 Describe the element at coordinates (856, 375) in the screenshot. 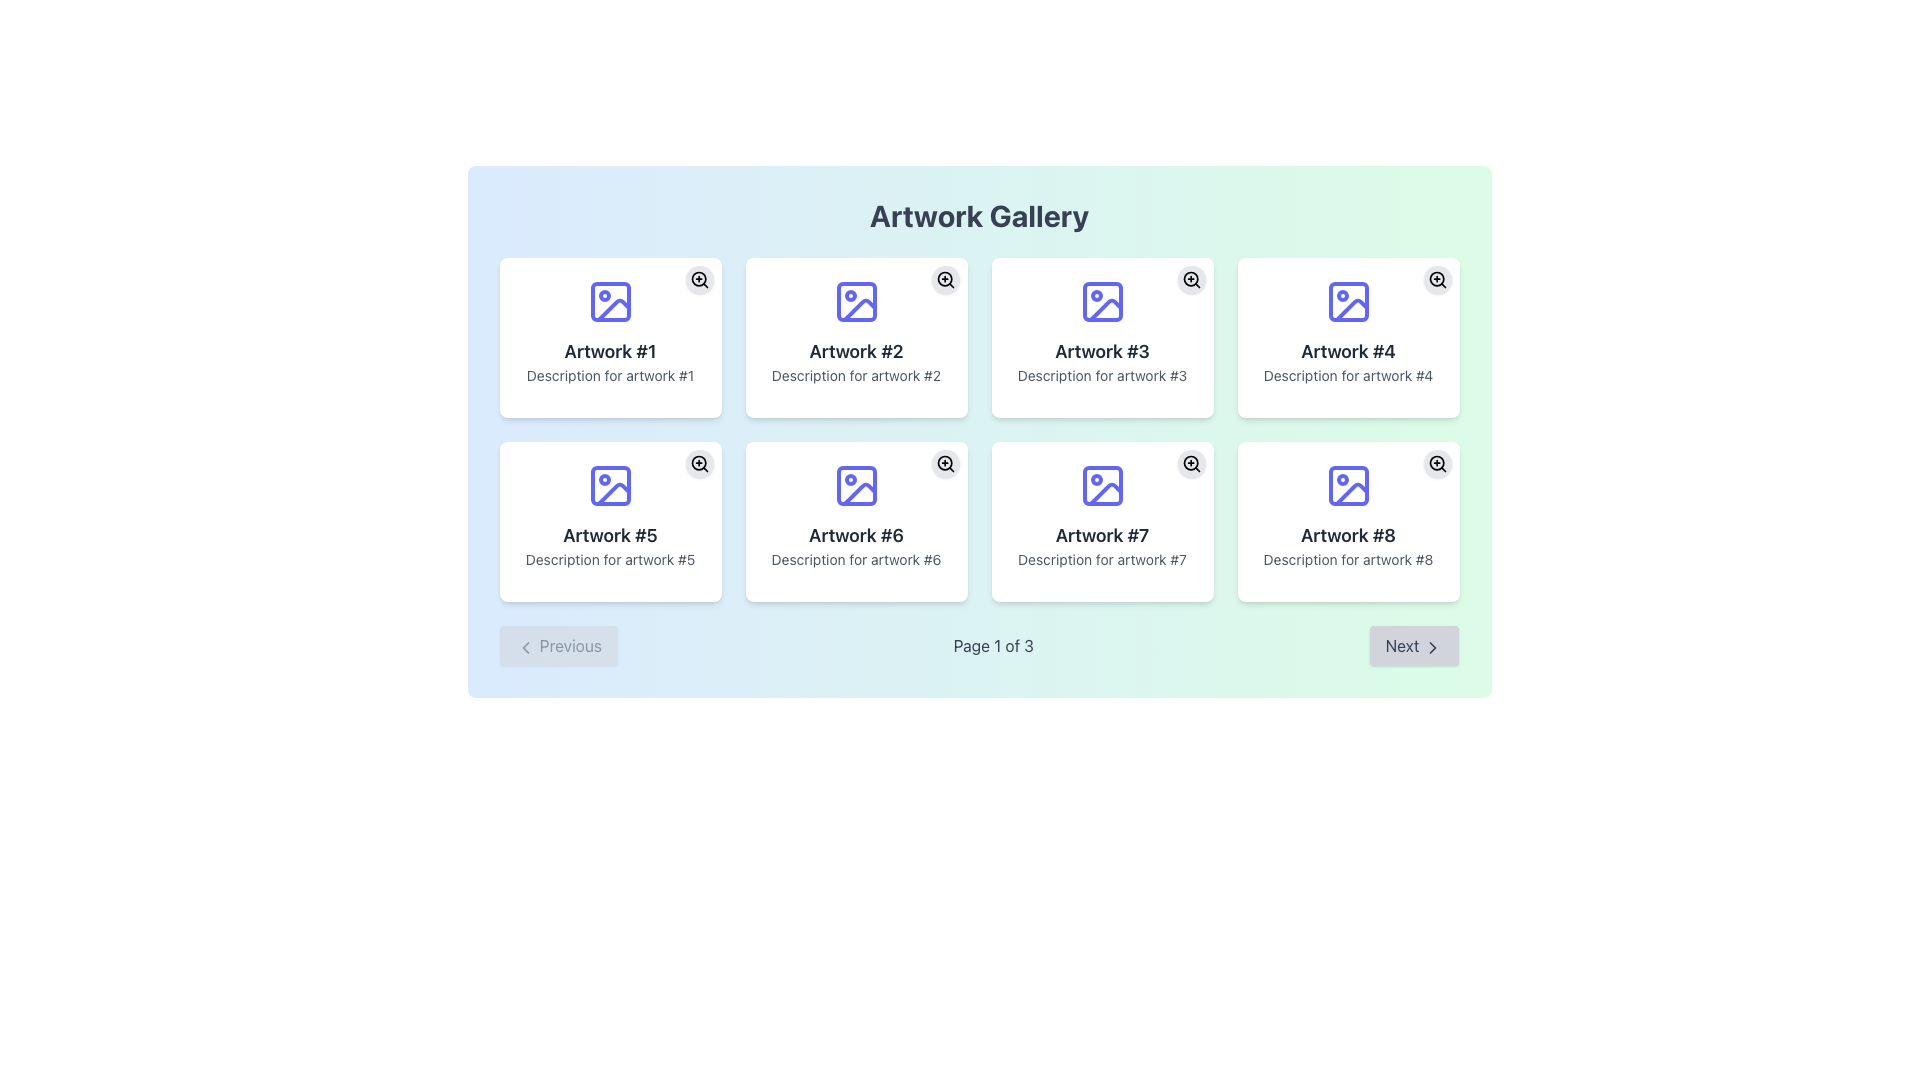

I see `text content of the Text element displaying 'Description for artwork #2', which is located below the title 'Artwork #2' in the second card of the gallery grid` at that location.